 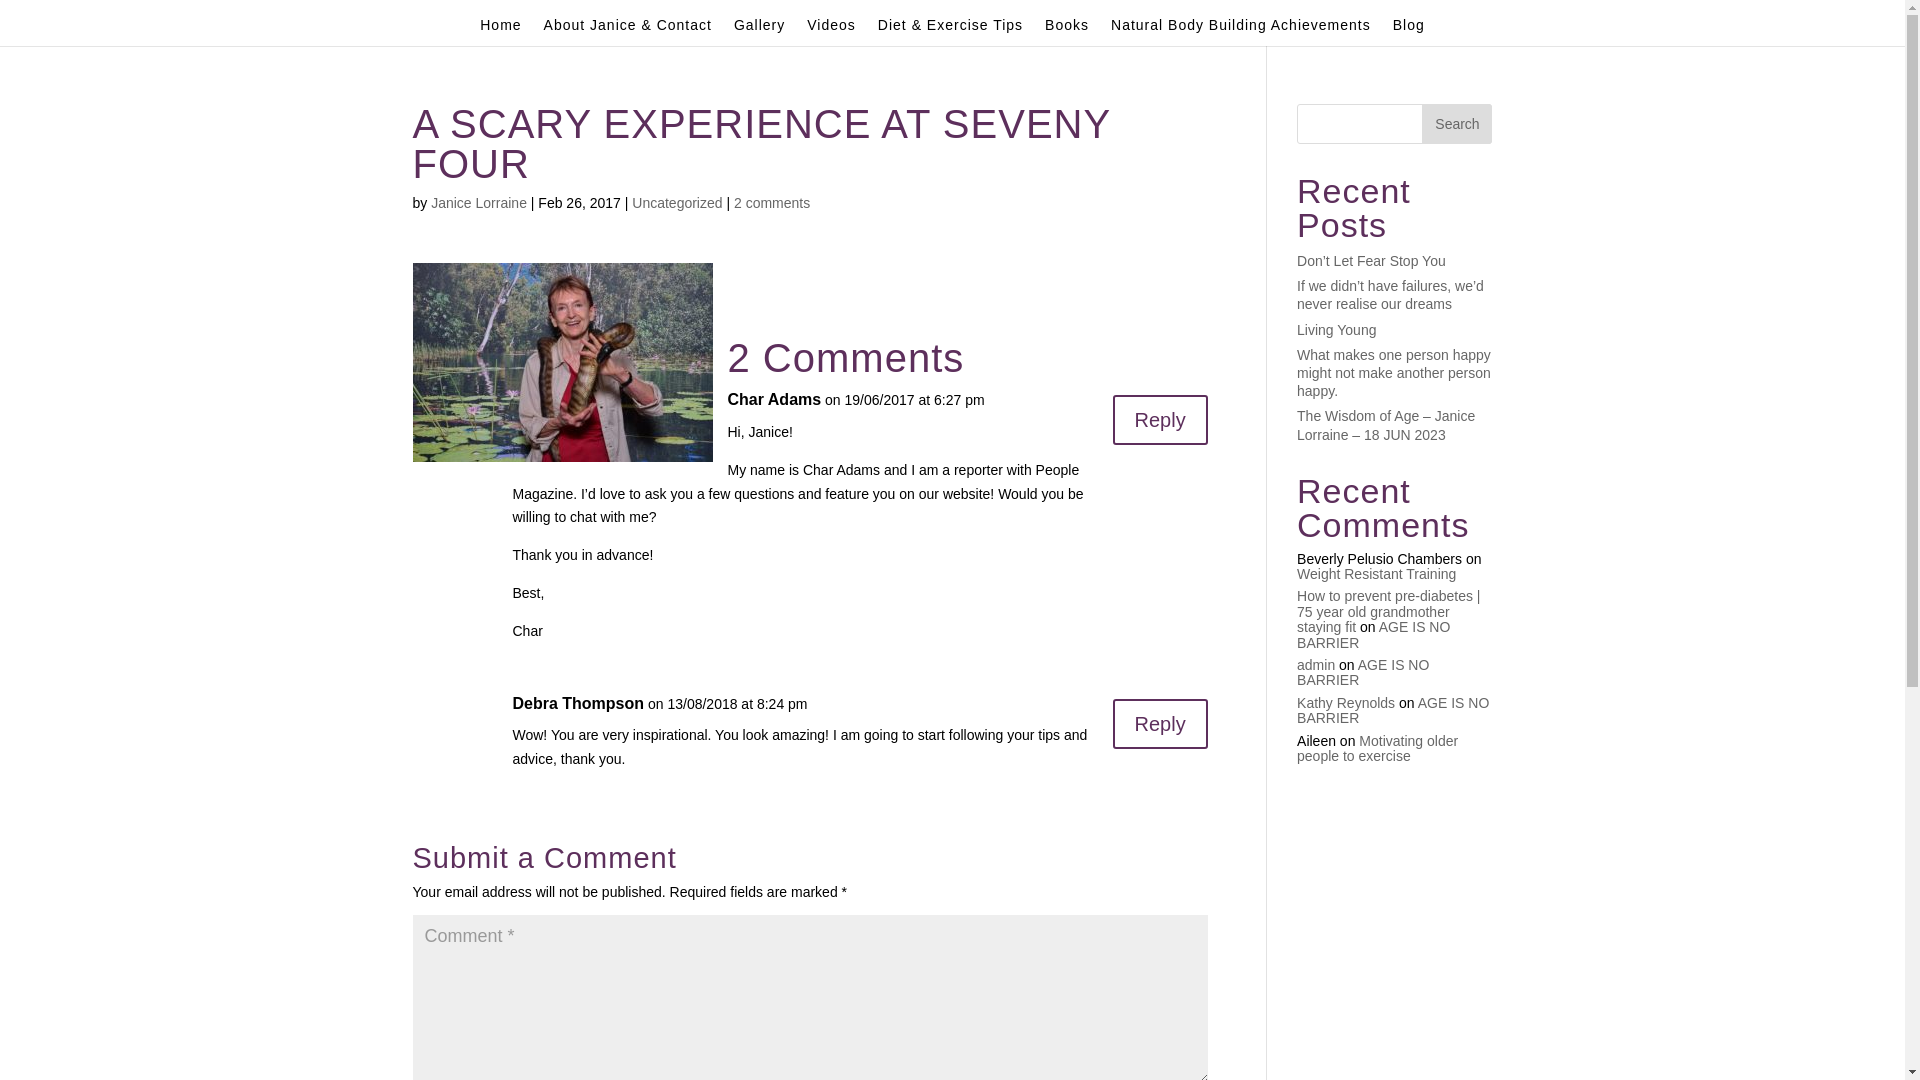 What do you see at coordinates (878, 31) in the screenshot?
I see `'Diet & Exercise Tips'` at bounding box center [878, 31].